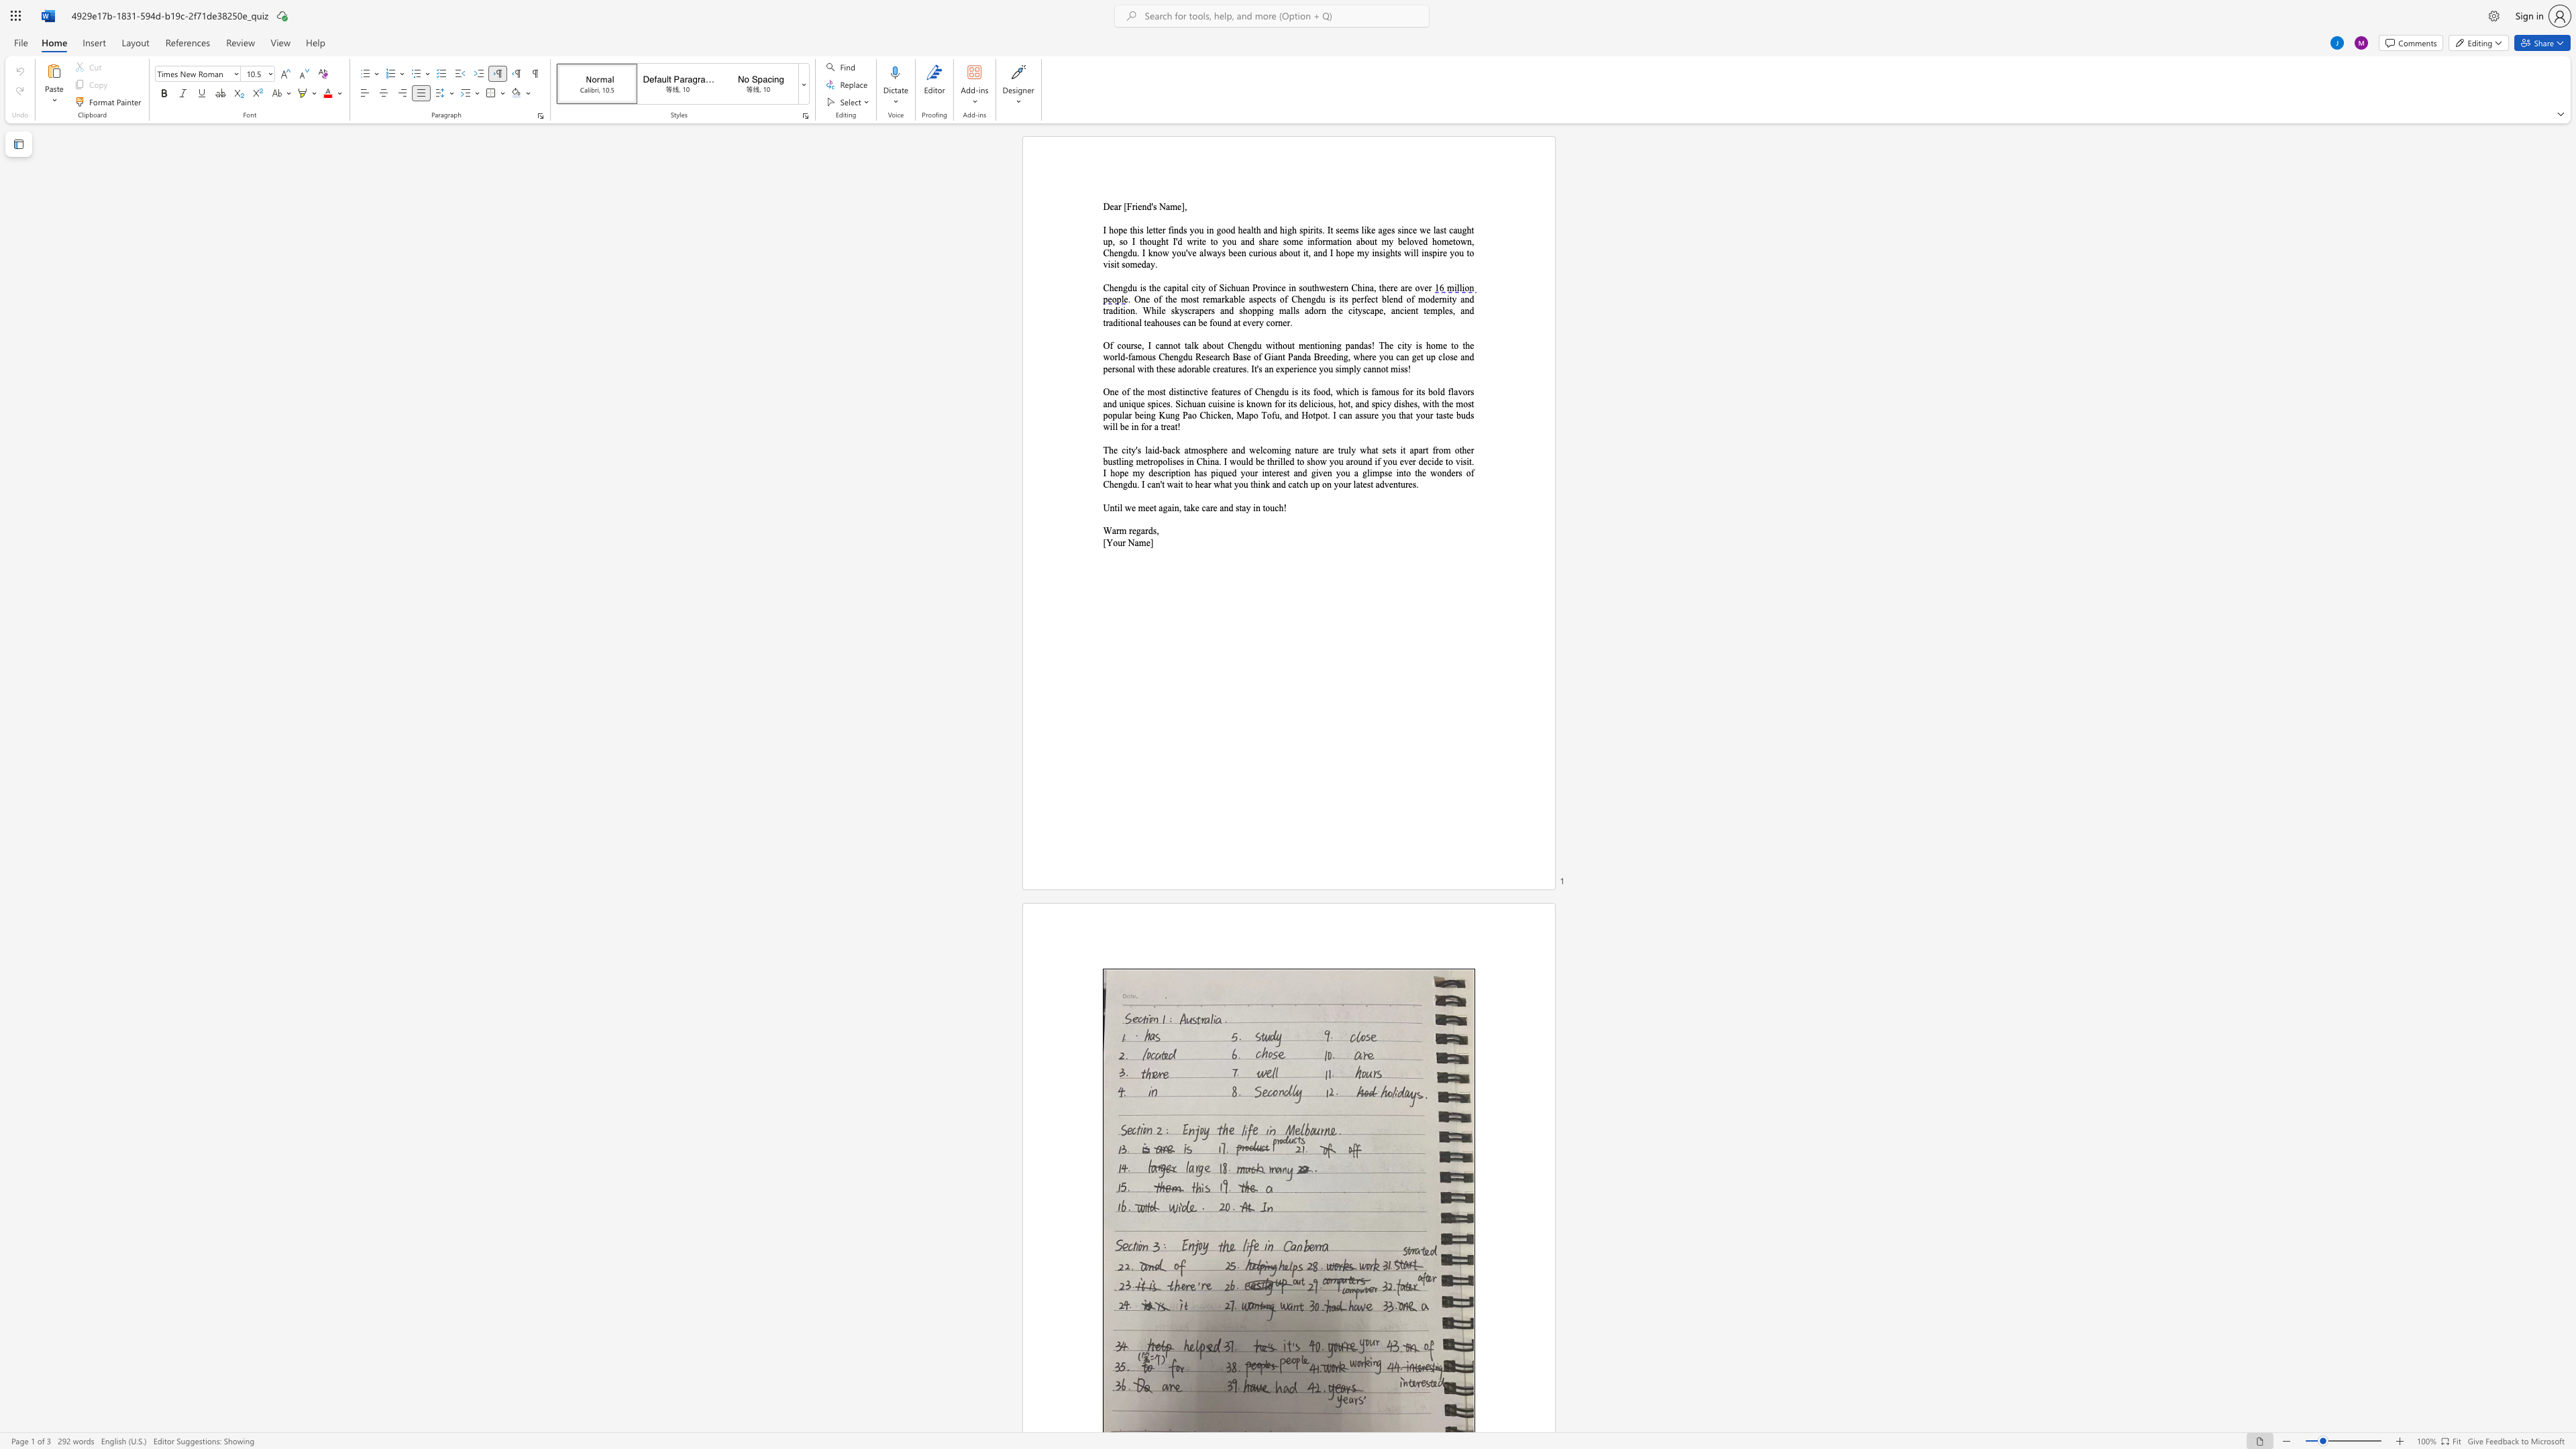  Describe the element at coordinates (1171, 506) in the screenshot. I see `the subset text "in, take" within the text "Until we meet again, take"` at that location.